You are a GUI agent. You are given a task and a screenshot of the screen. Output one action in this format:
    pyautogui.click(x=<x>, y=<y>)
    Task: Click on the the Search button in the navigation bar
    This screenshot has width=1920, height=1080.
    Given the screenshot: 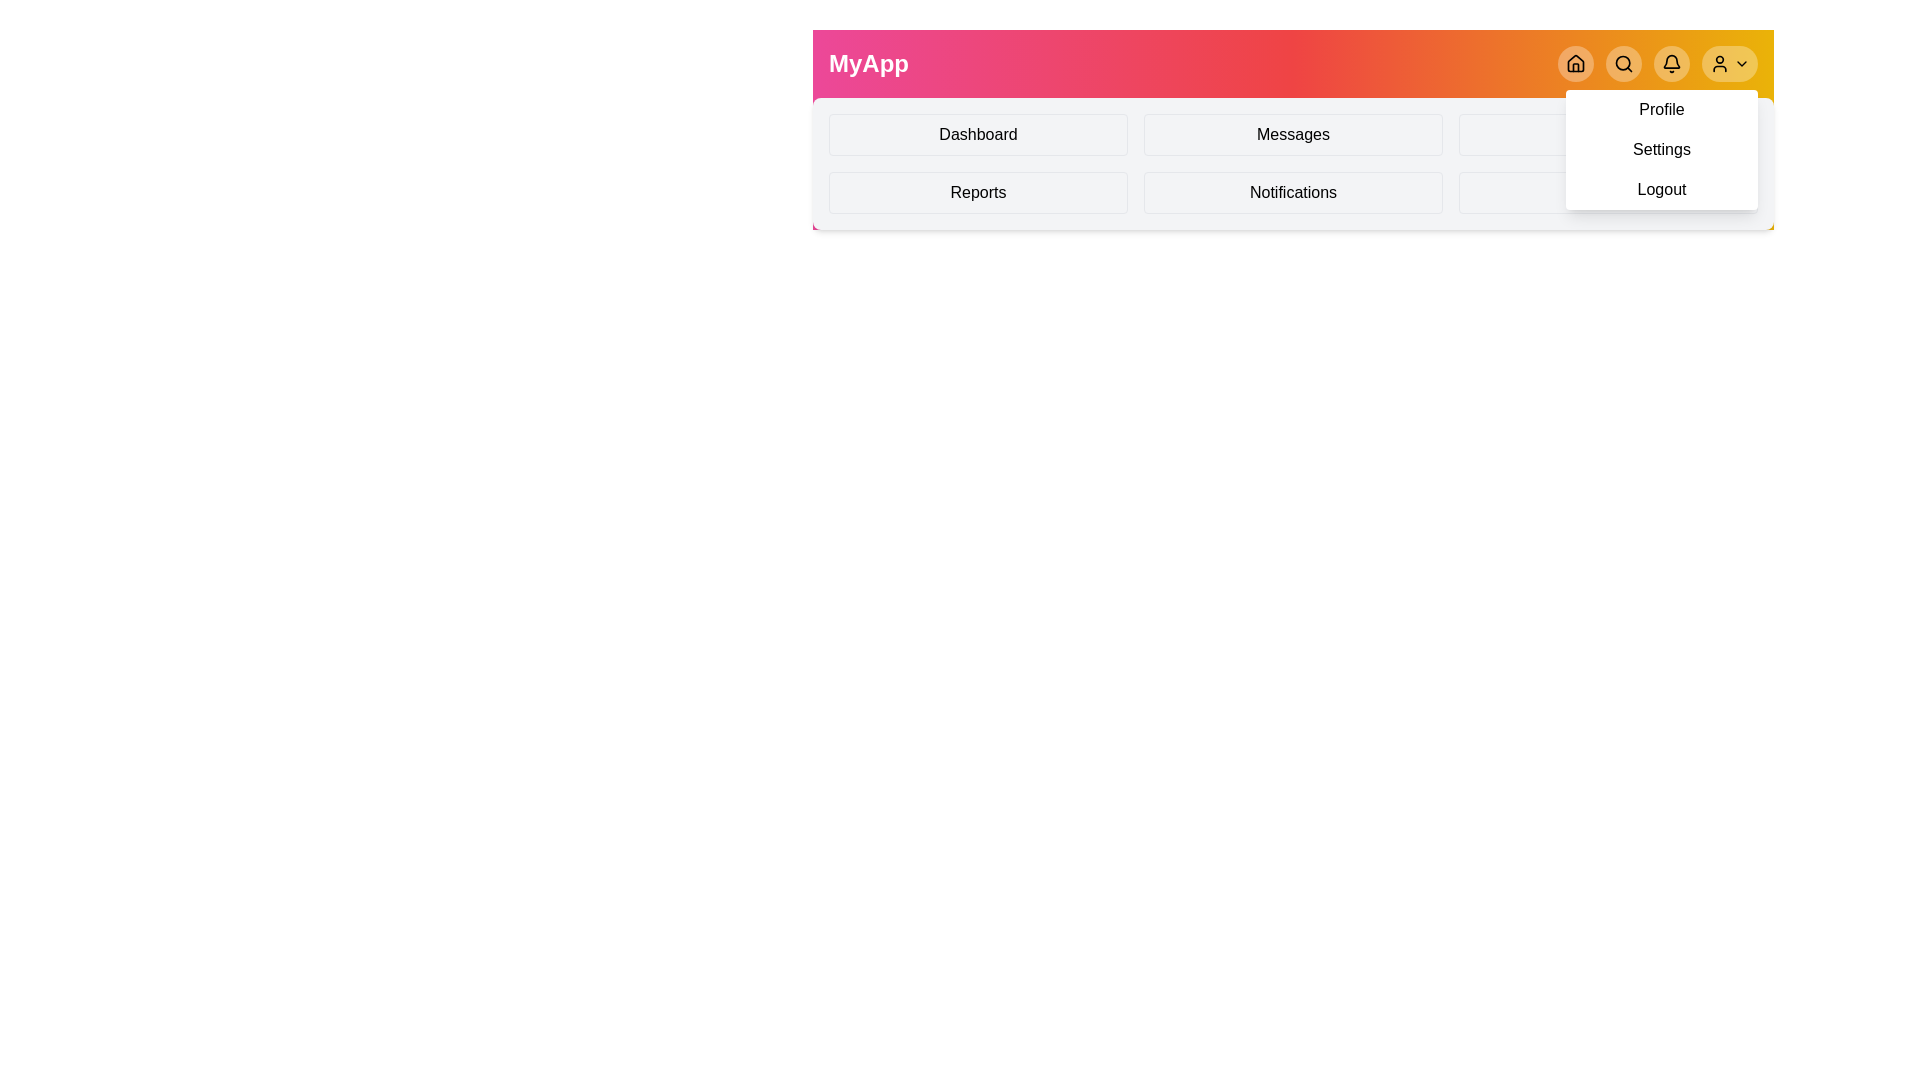 What is the action you would take?
    pyautogui.click(x=1623, y=63)
    